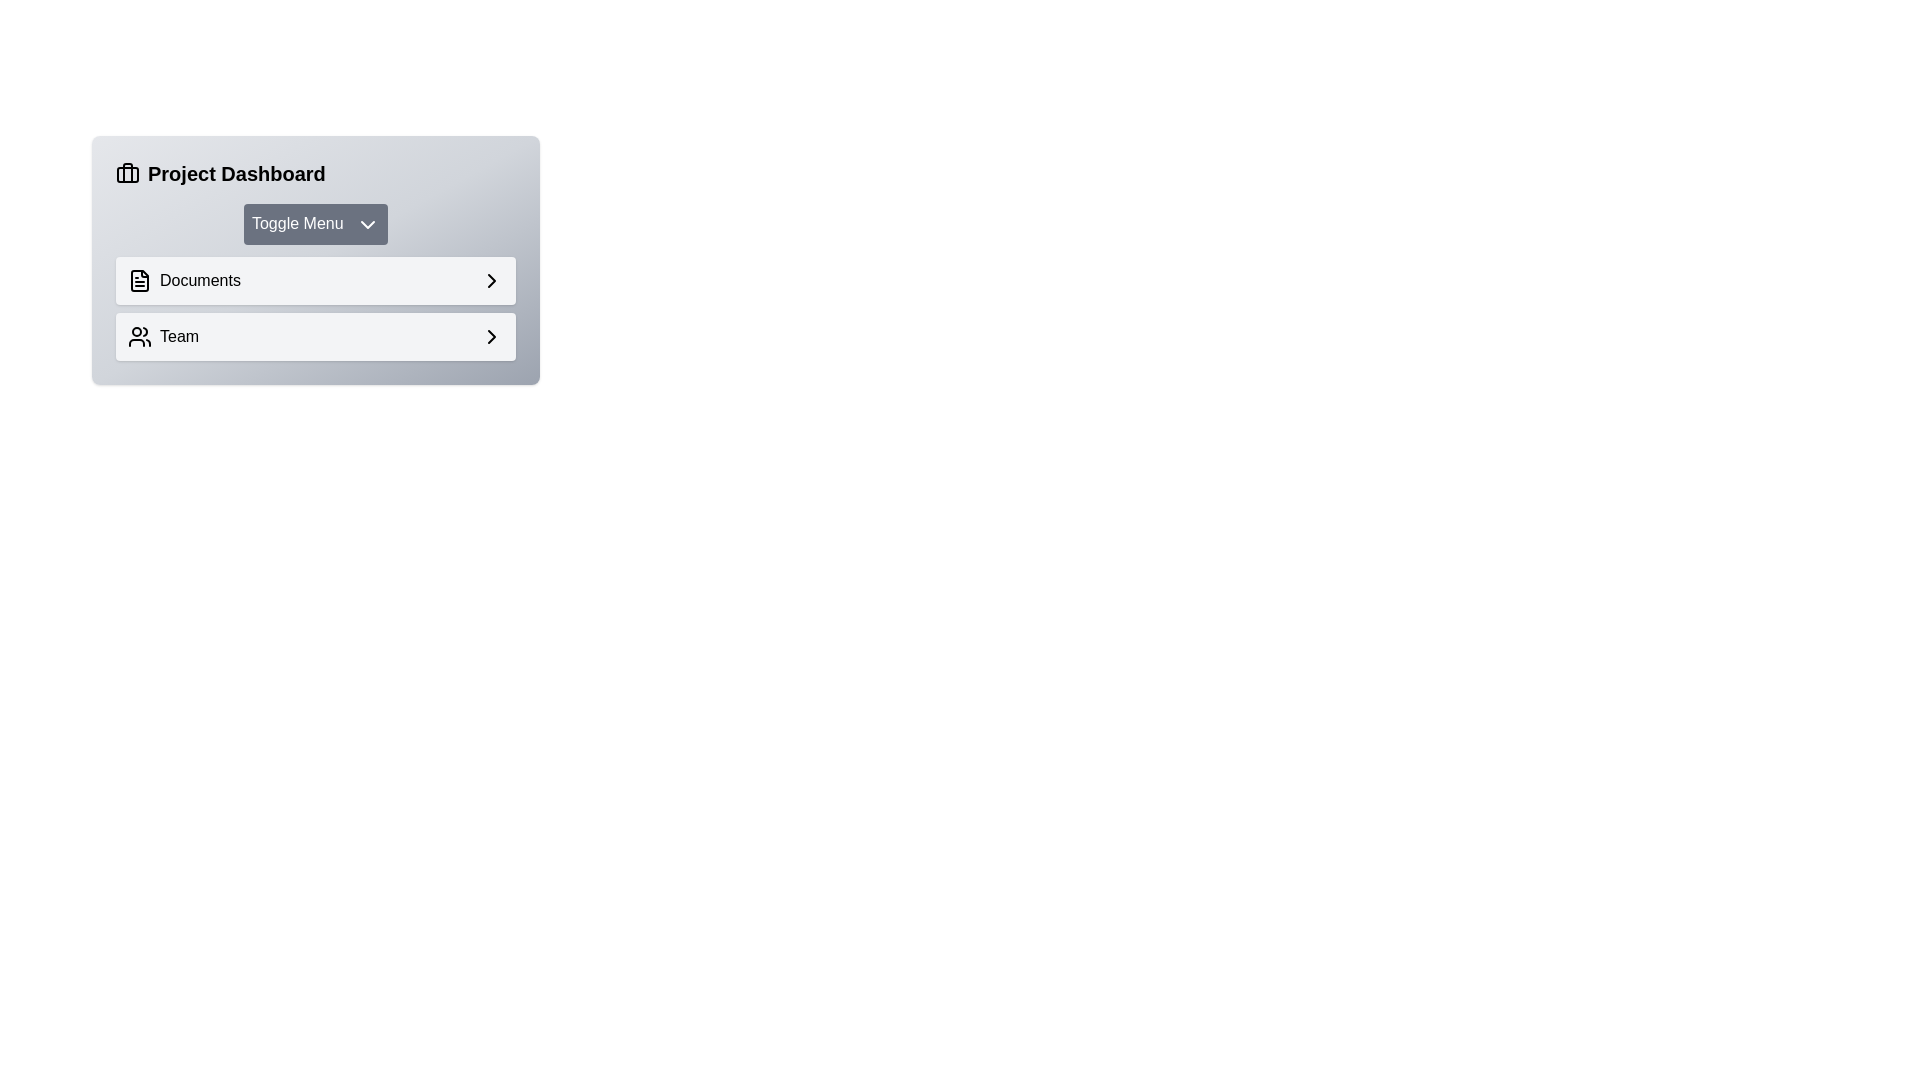  What do you see at coordinates (138, 334) in the screenshot?
I see `the minimalist group of people icon located in the navigation menu next to the 'Team' label` at bounding box center [138, 334].